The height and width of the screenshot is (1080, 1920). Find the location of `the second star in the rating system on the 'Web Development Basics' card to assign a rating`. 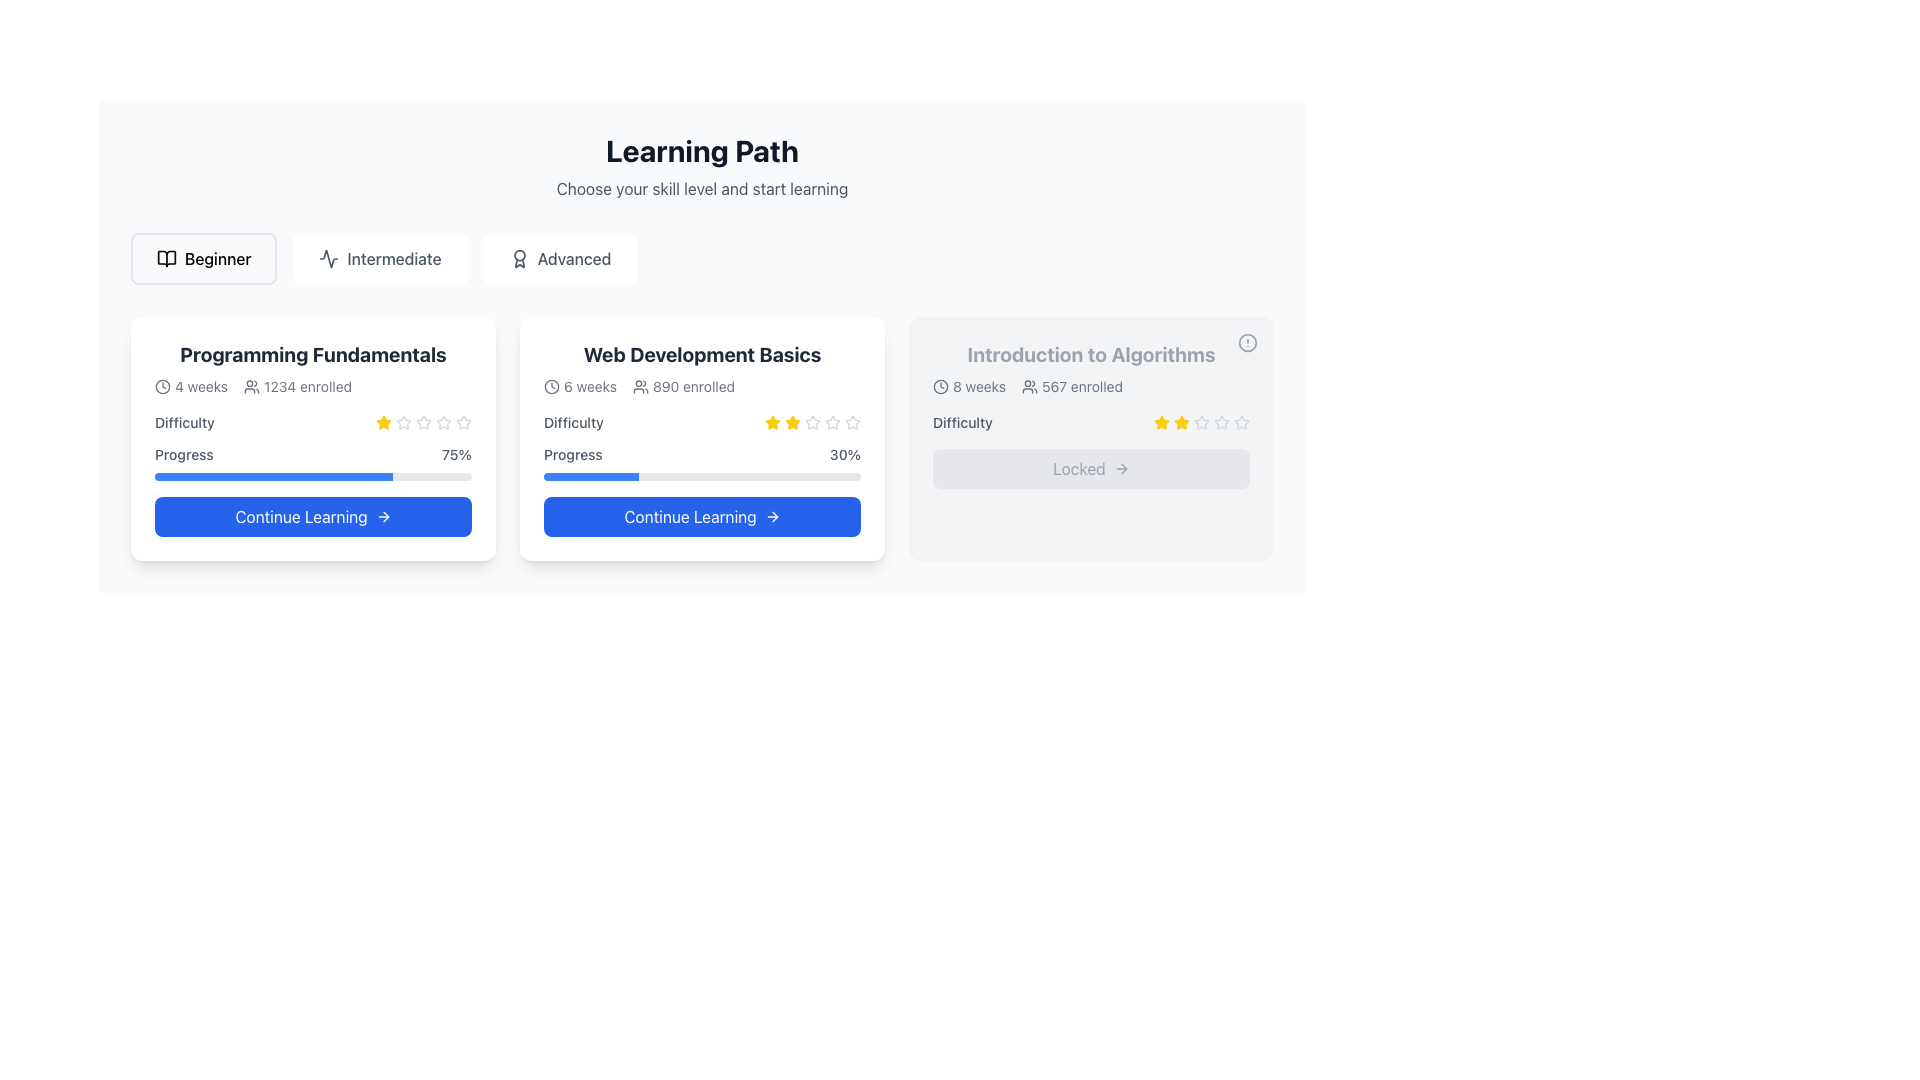

the second star in the rating system on the 'Web Development Basics' card to assign a rating is located at coordinates (812, 421).